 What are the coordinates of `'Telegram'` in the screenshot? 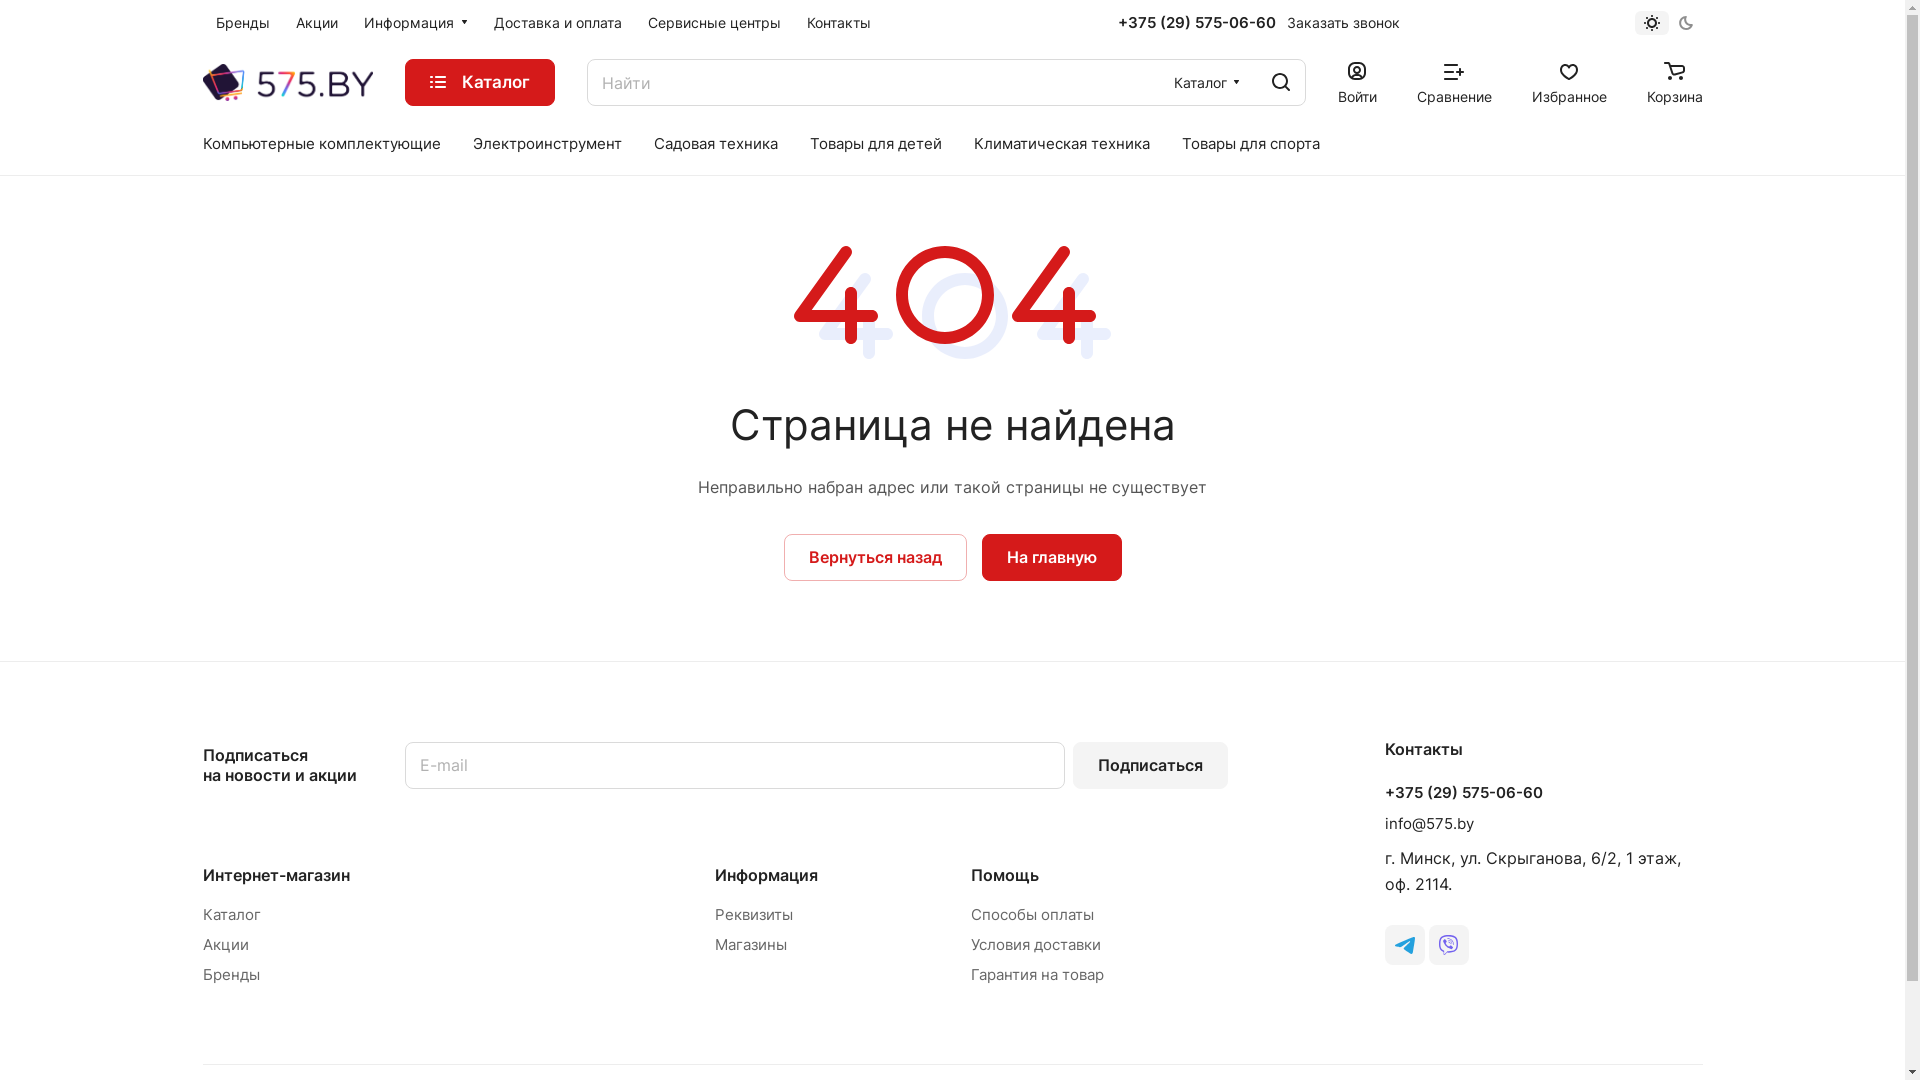 It's located at (1382, 945).